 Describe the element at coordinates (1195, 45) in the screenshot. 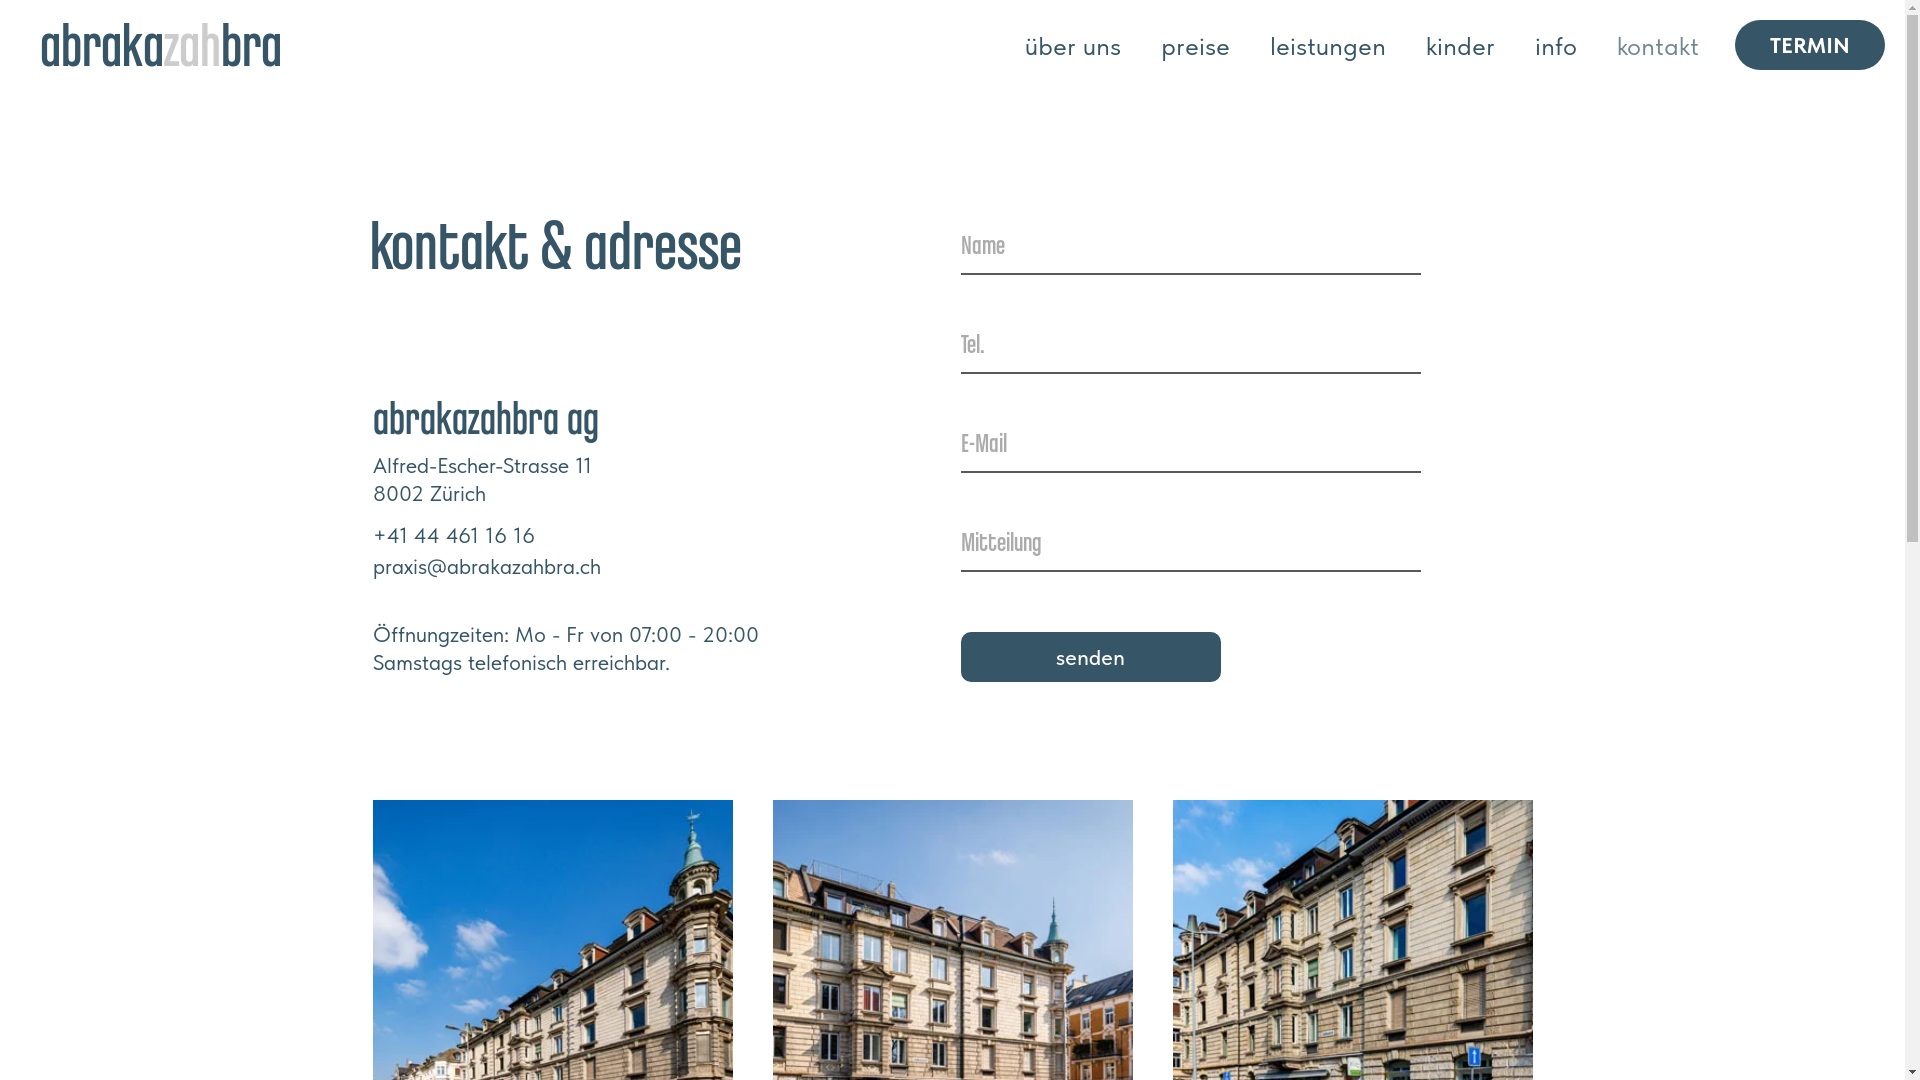

I see `'preise'` at that location.